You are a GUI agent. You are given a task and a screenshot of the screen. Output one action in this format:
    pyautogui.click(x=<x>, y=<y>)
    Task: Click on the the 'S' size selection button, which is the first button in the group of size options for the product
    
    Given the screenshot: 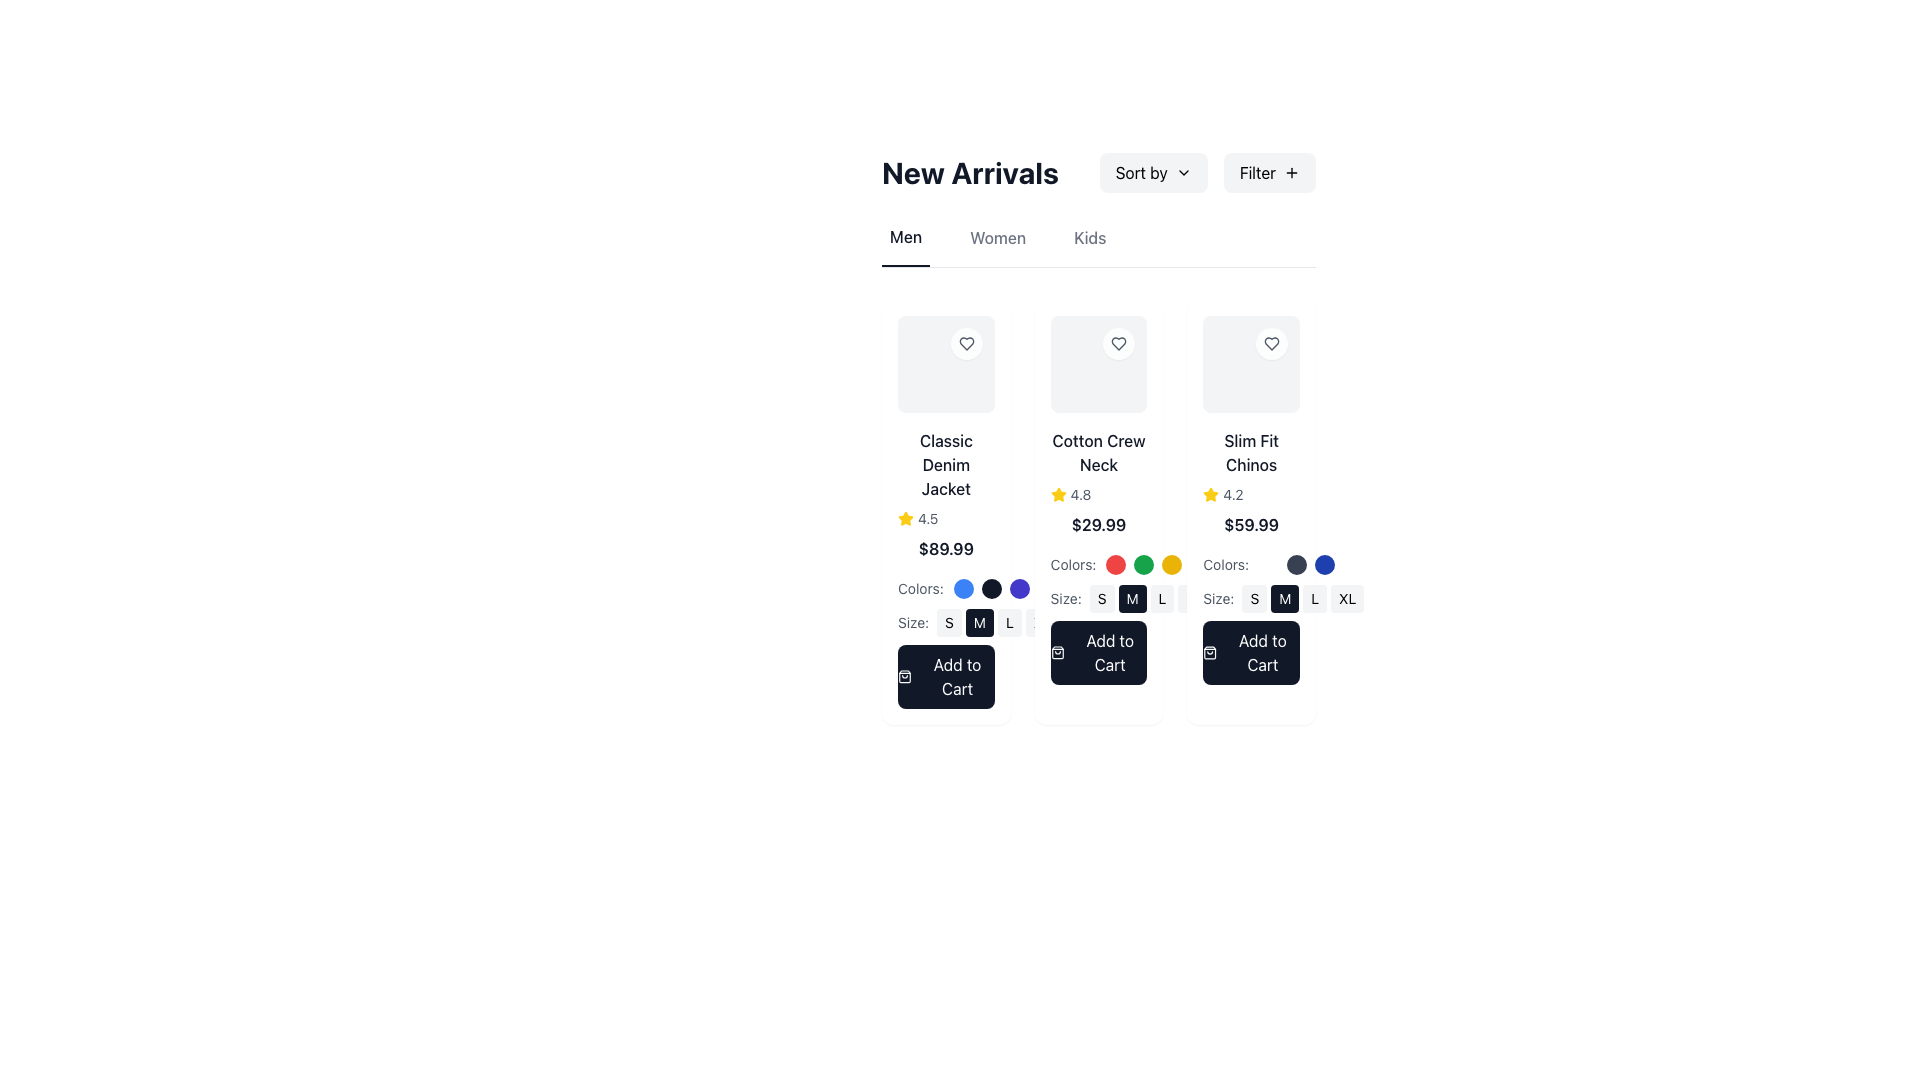 What is the action you would take?
    pyautogui.click(x=948, y=621)
    